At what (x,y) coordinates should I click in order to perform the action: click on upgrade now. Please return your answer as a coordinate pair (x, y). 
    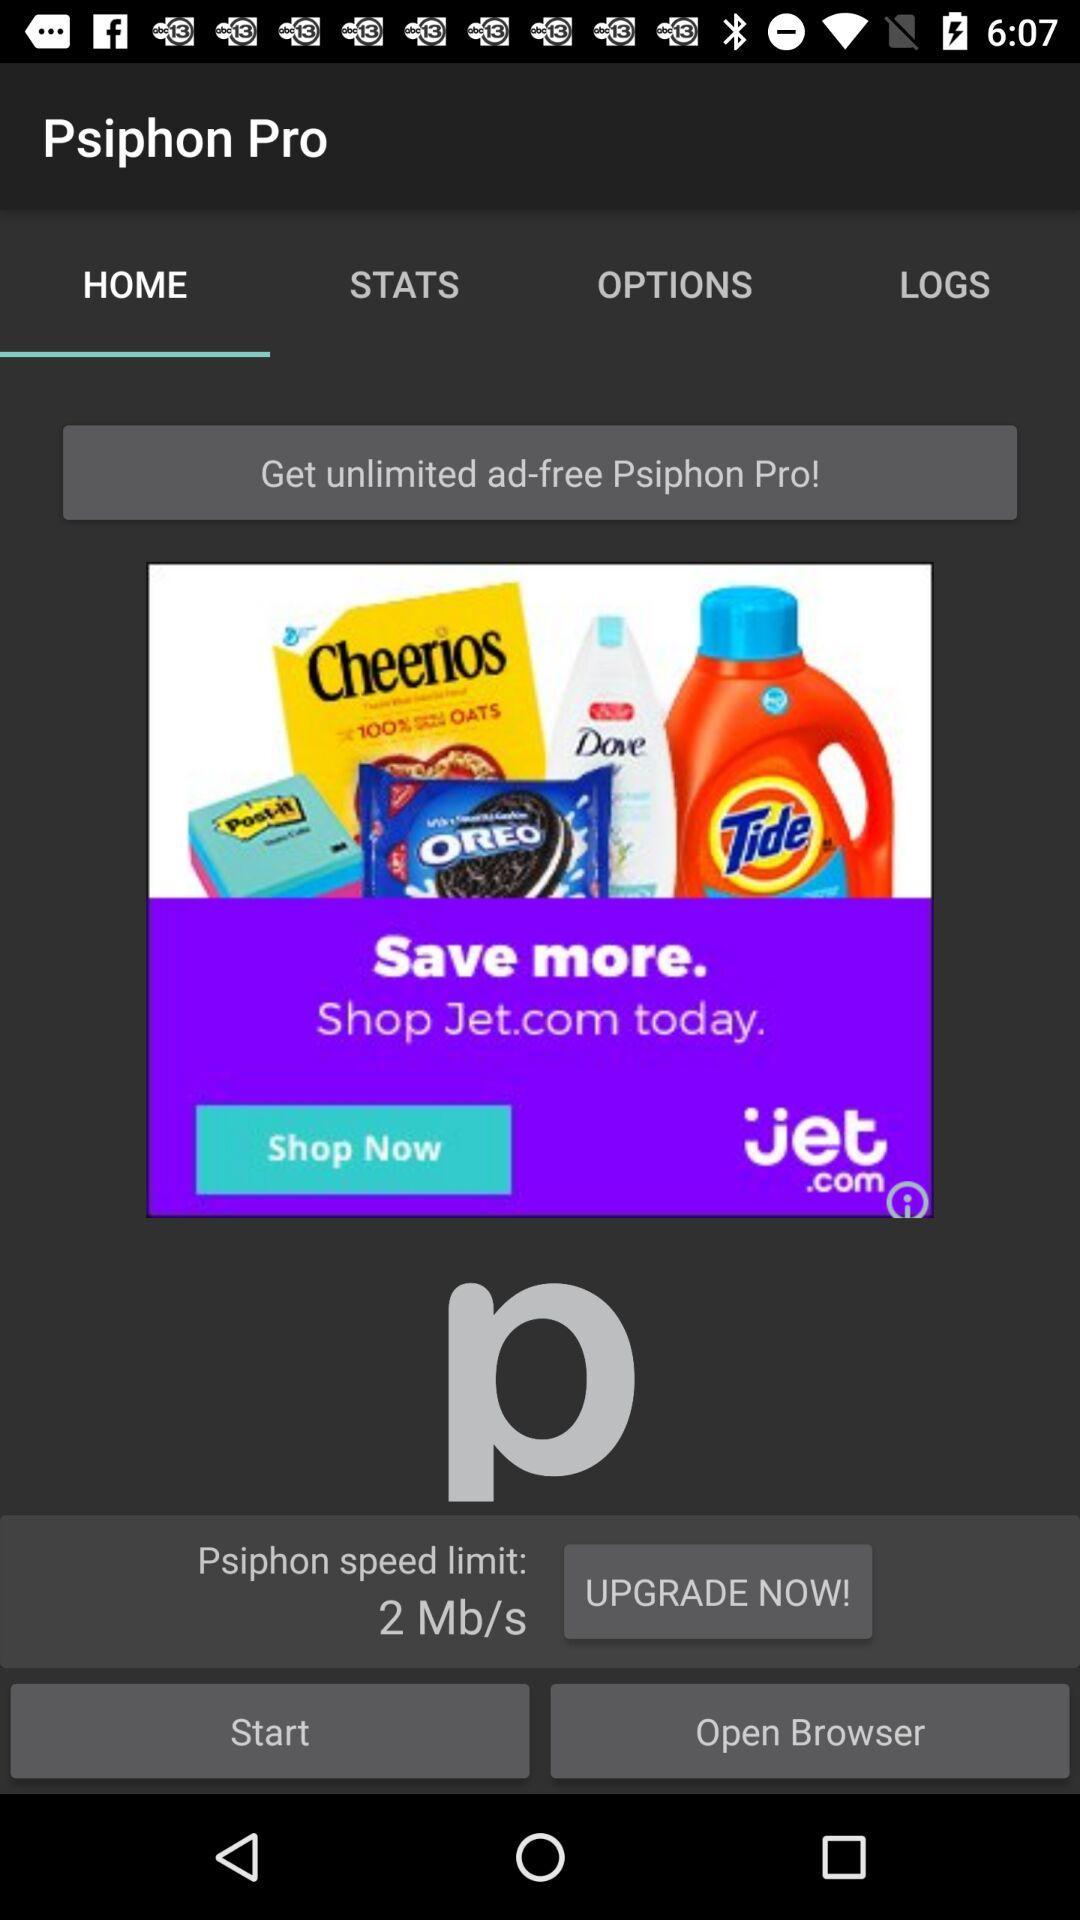
    Looking at the image, I should click on (717, 1591).